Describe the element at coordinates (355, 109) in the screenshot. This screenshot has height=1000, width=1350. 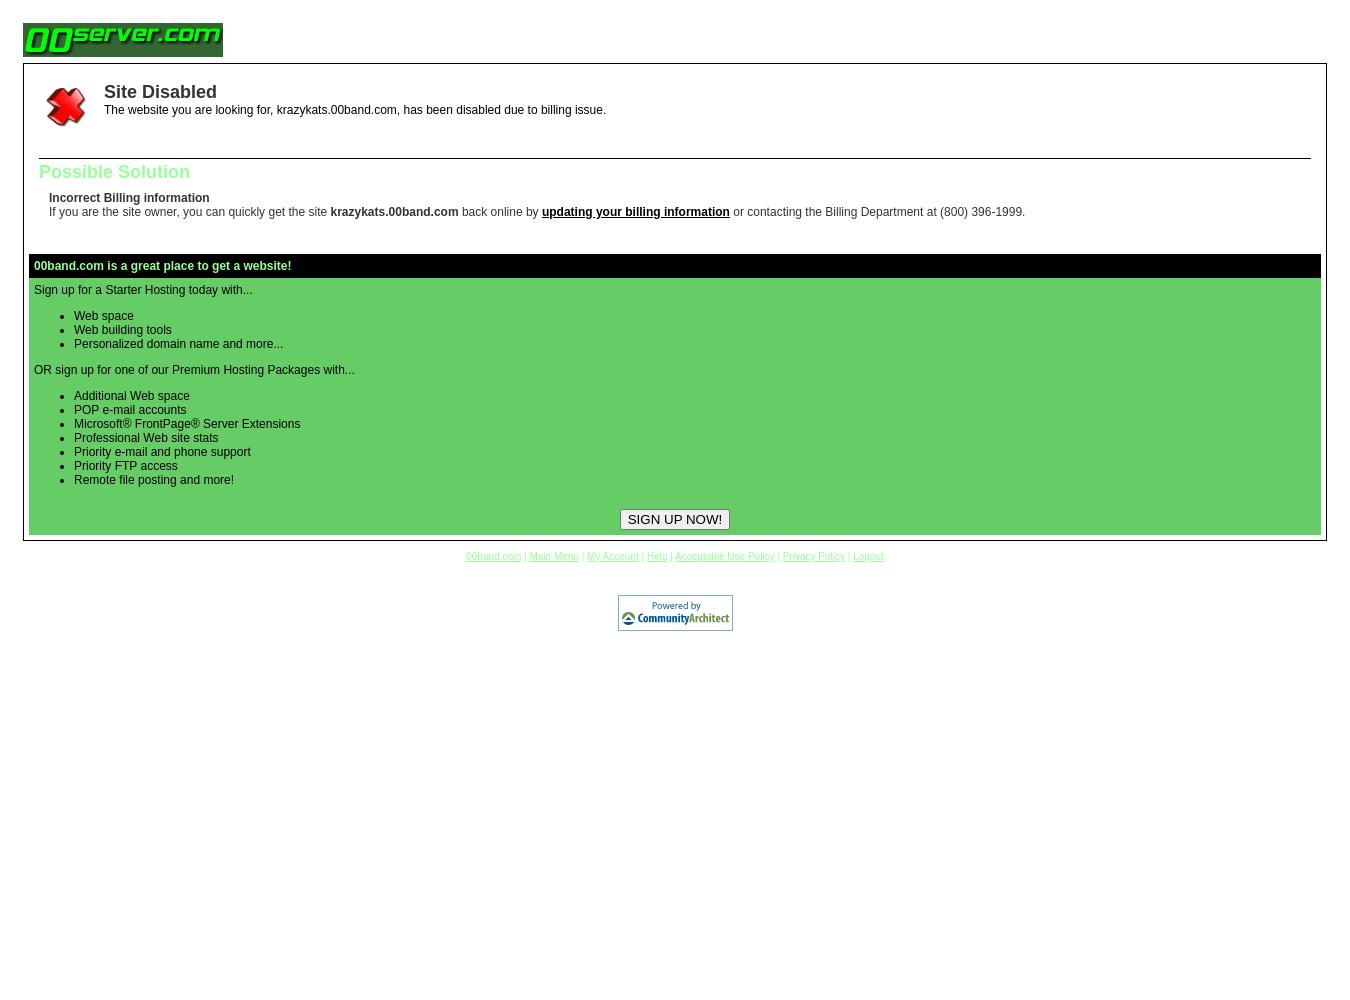
I see `'The website you are looking for, krazykats.00band.com, has been disabled due to billing issue.'` at that location.